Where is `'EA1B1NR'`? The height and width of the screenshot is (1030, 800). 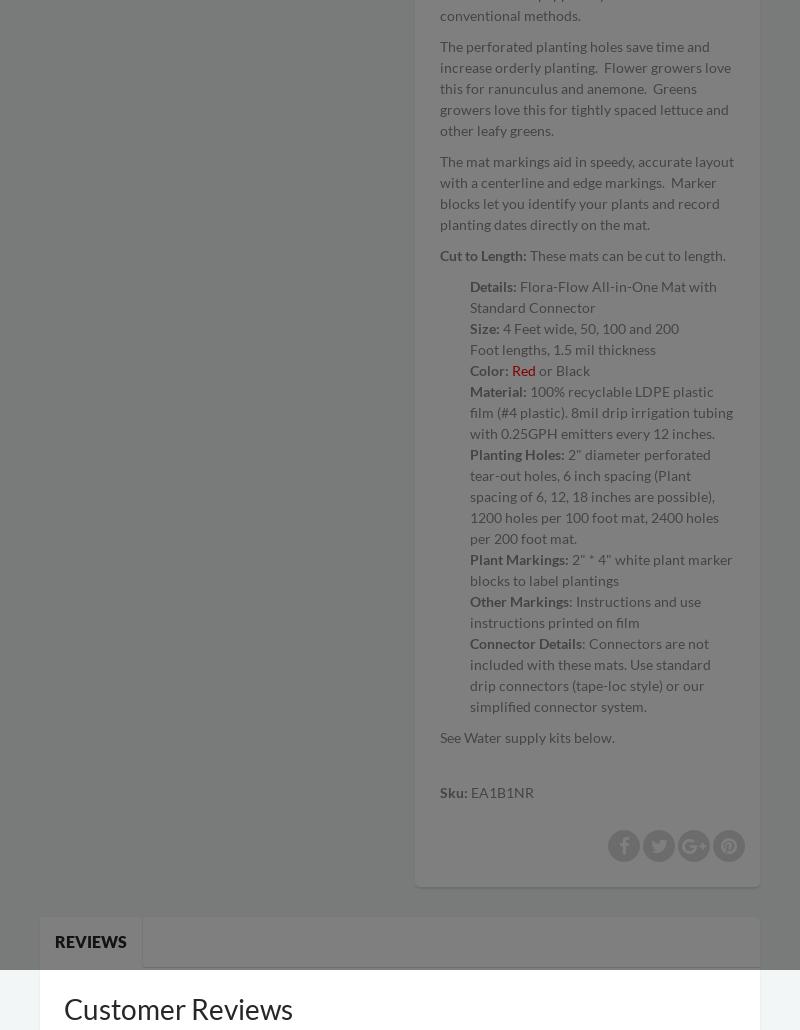 'EA1B1NR' is located at coordinates (470, 791).